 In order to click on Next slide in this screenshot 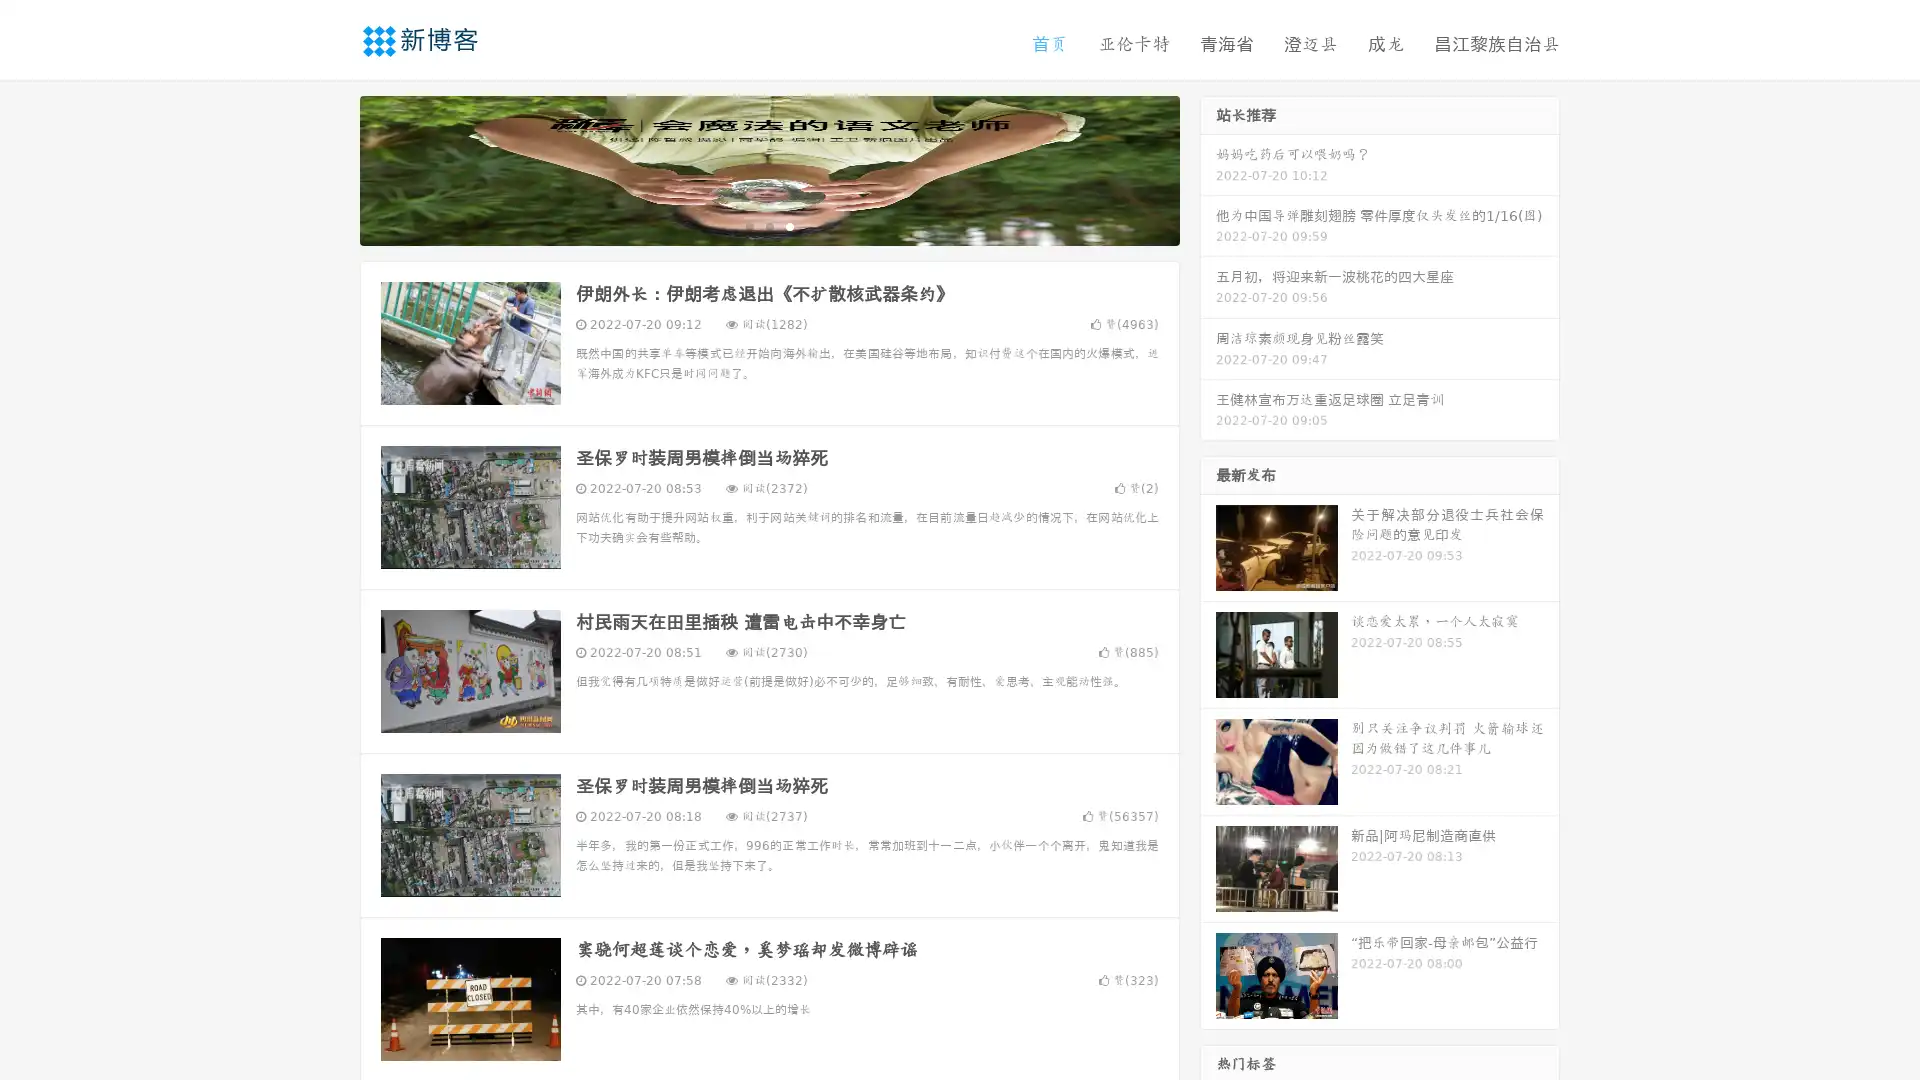, I will do `click(1208, 168)`.